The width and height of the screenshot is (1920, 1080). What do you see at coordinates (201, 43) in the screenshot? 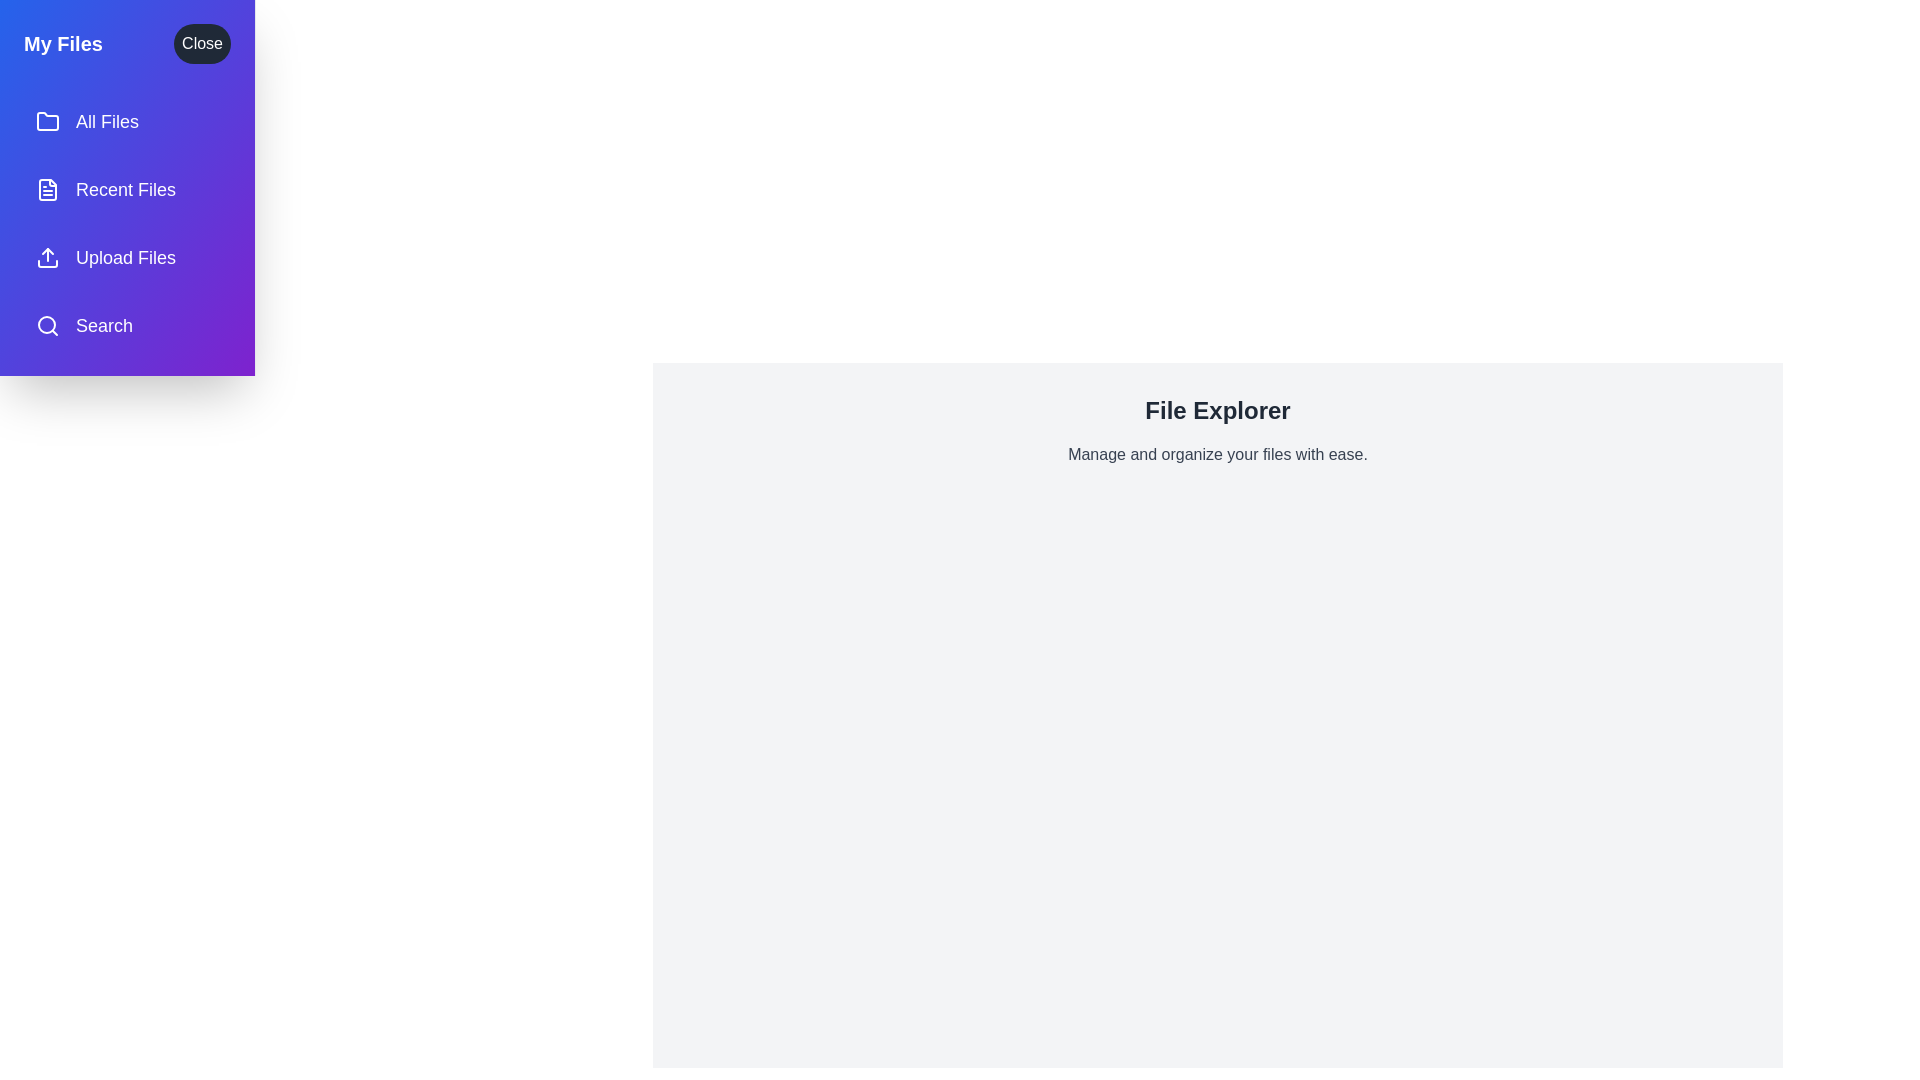
I see `the 'Close' button to toggle the drawer` at bounding box center [201, 43].